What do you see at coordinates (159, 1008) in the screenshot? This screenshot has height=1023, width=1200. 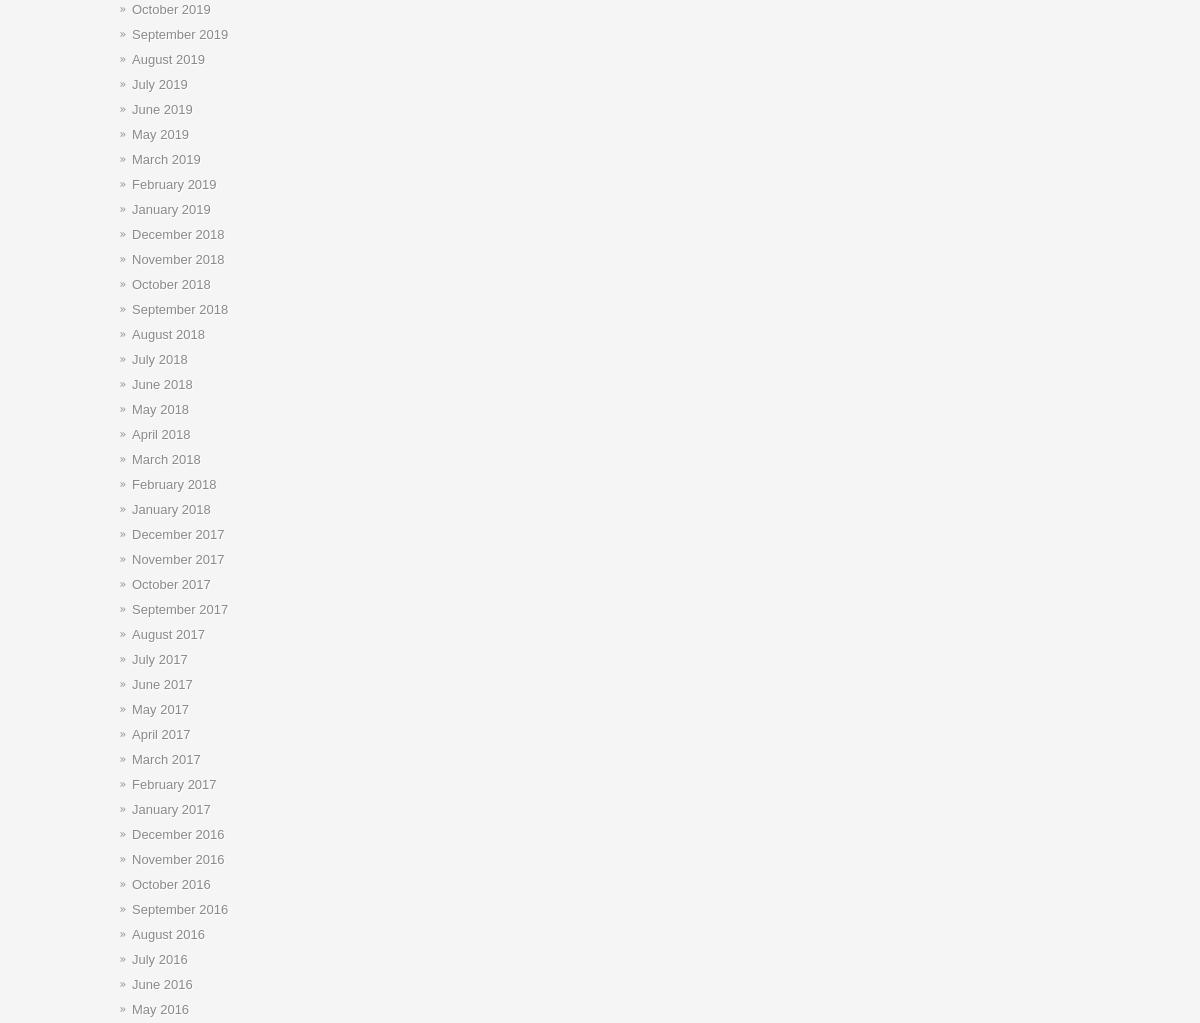 I see `'May 2016'` at bounding box center [159, 1008].